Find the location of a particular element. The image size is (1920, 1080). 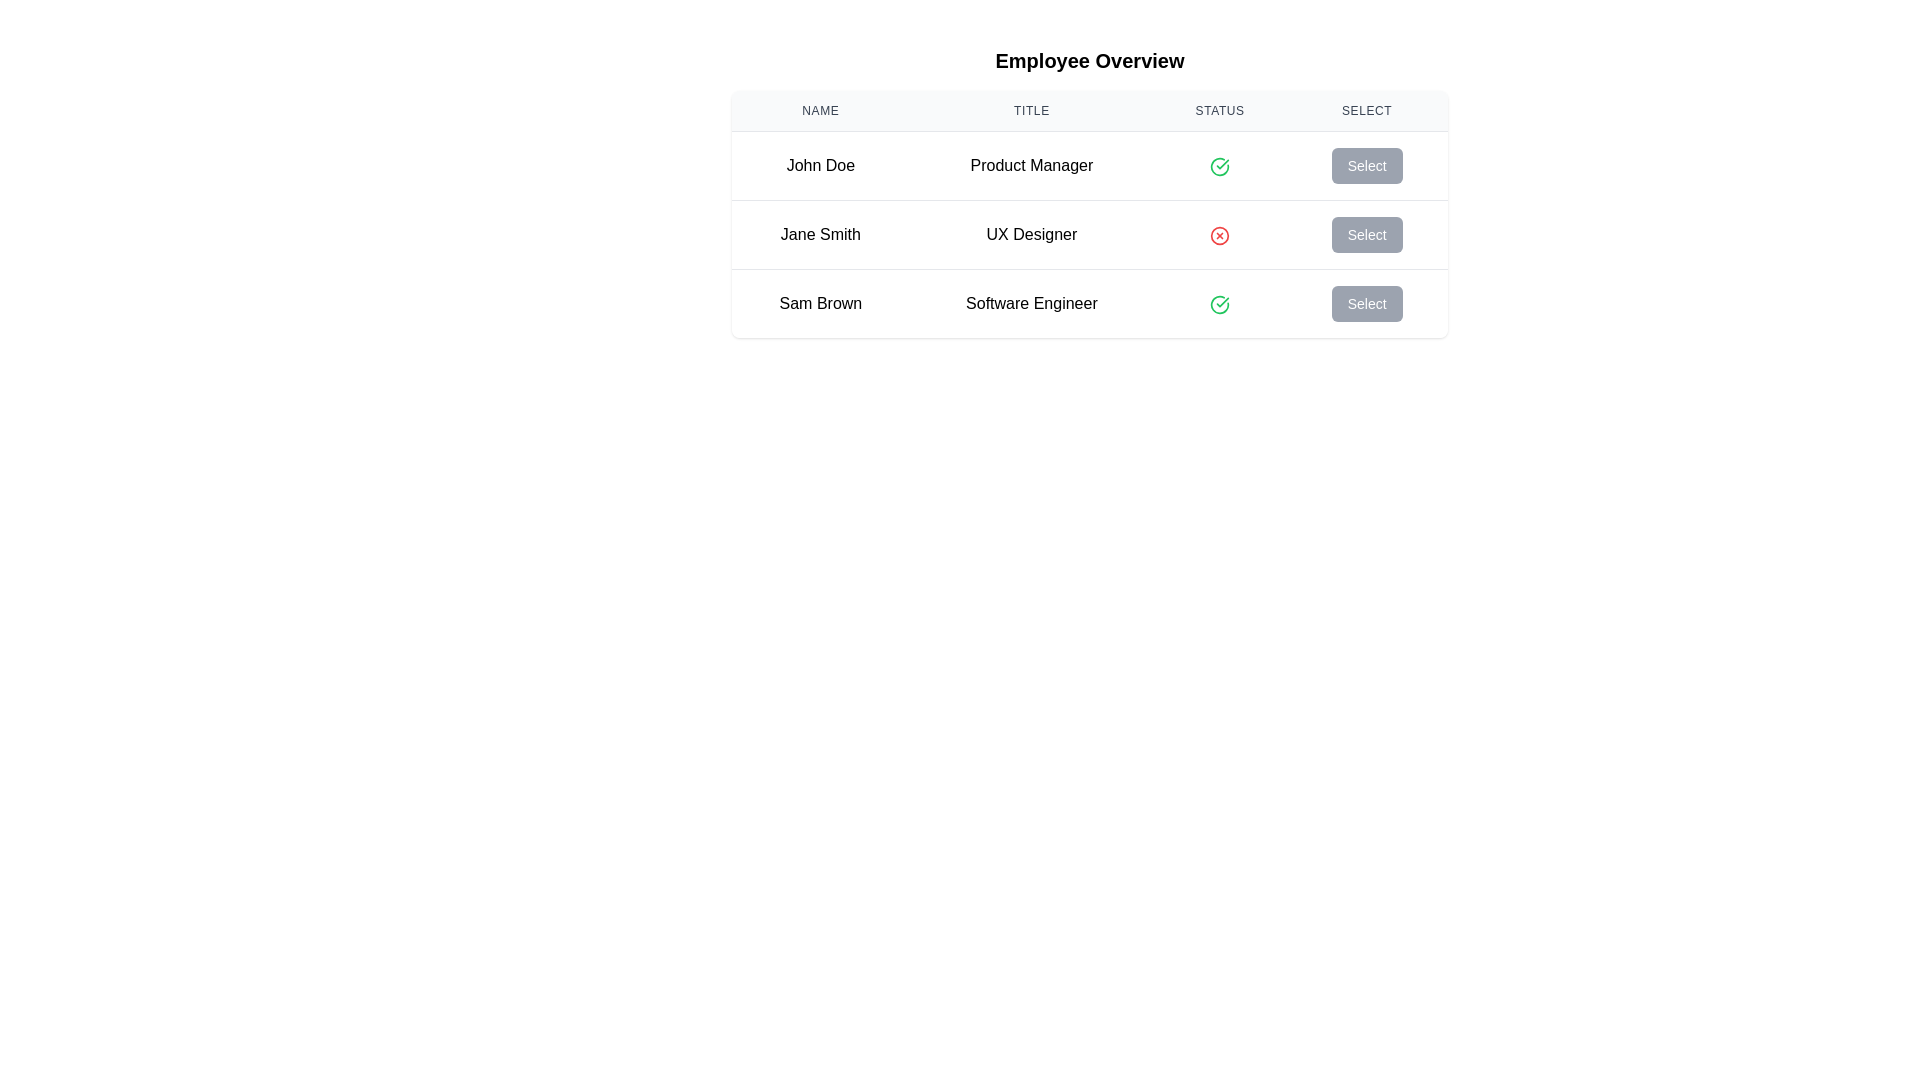

the button in the 'Select' column of the second row corresponding to the 'Jane Smith' entry is located at coordinates (1366, 234).